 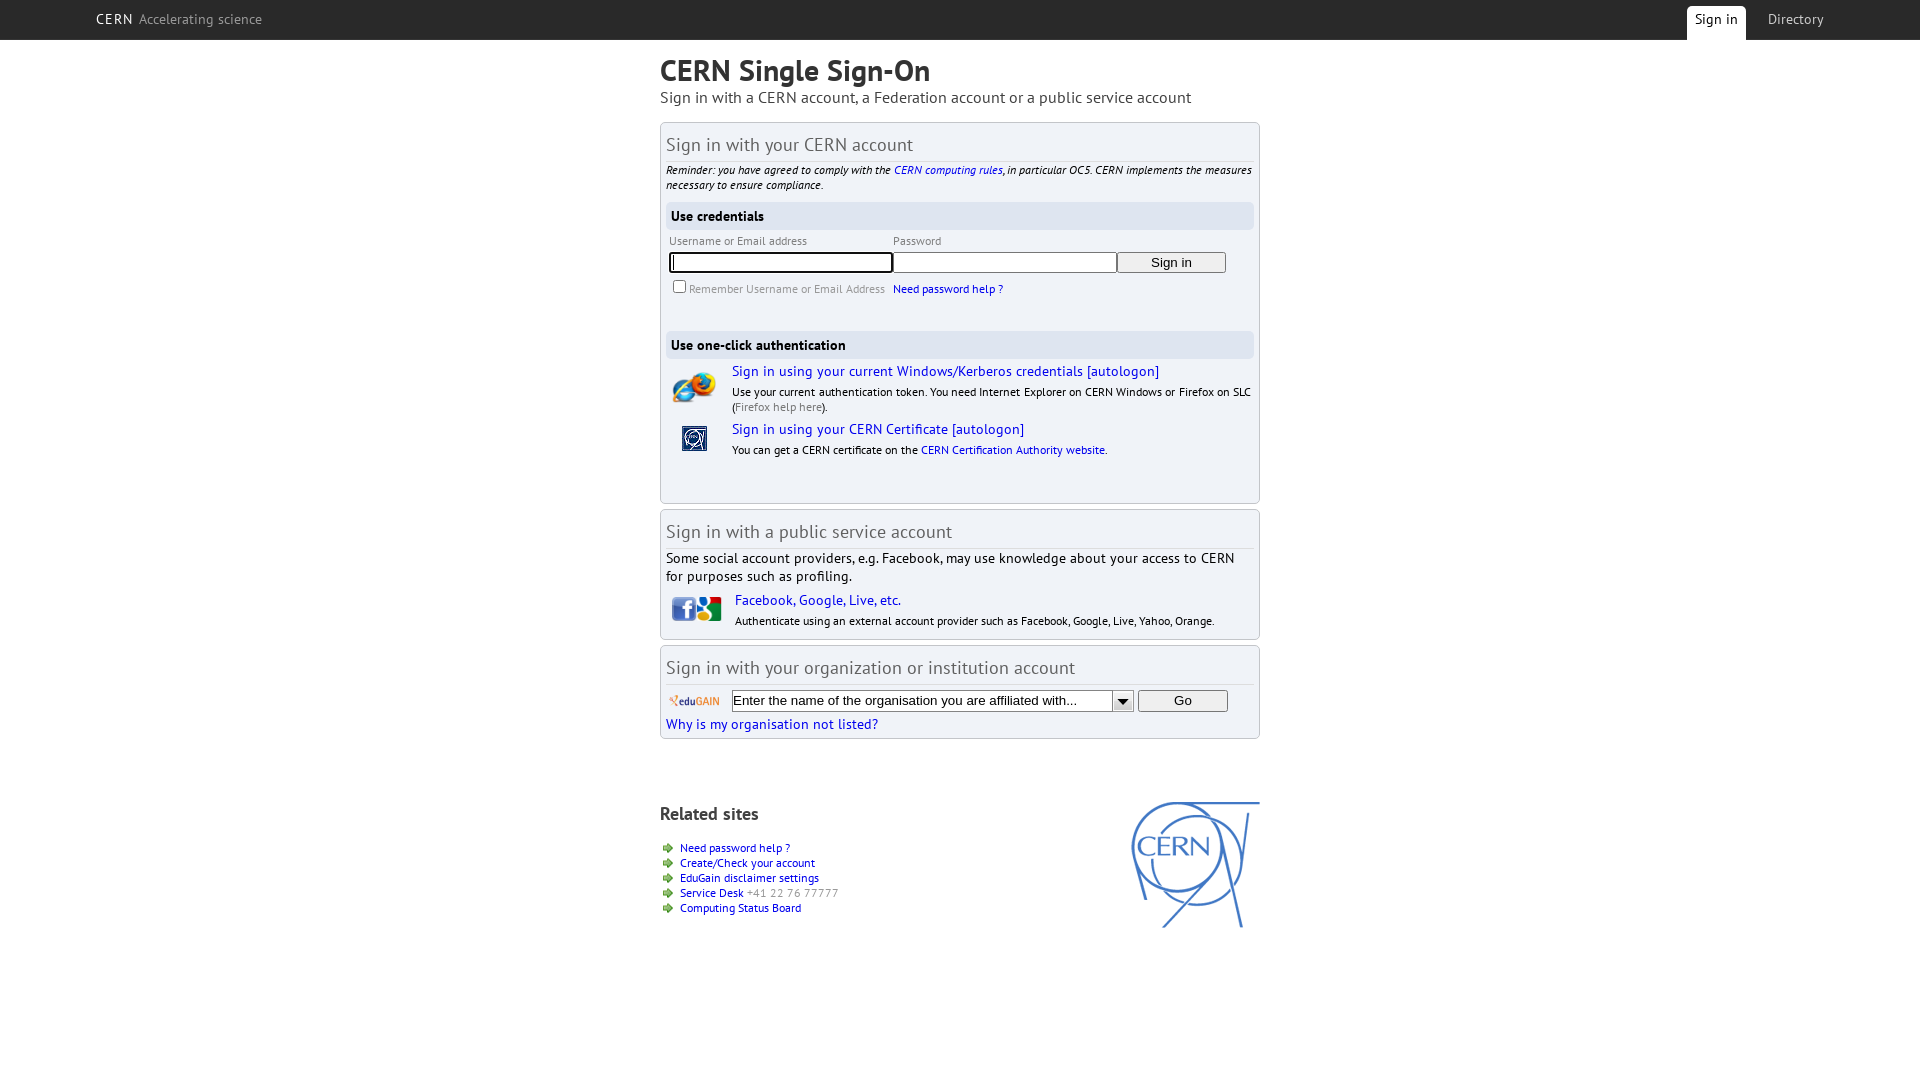 What do you see at coordinates (1795, 19) in the screenshot?
I see `'Directory'` at bounding box center [1795, 19].